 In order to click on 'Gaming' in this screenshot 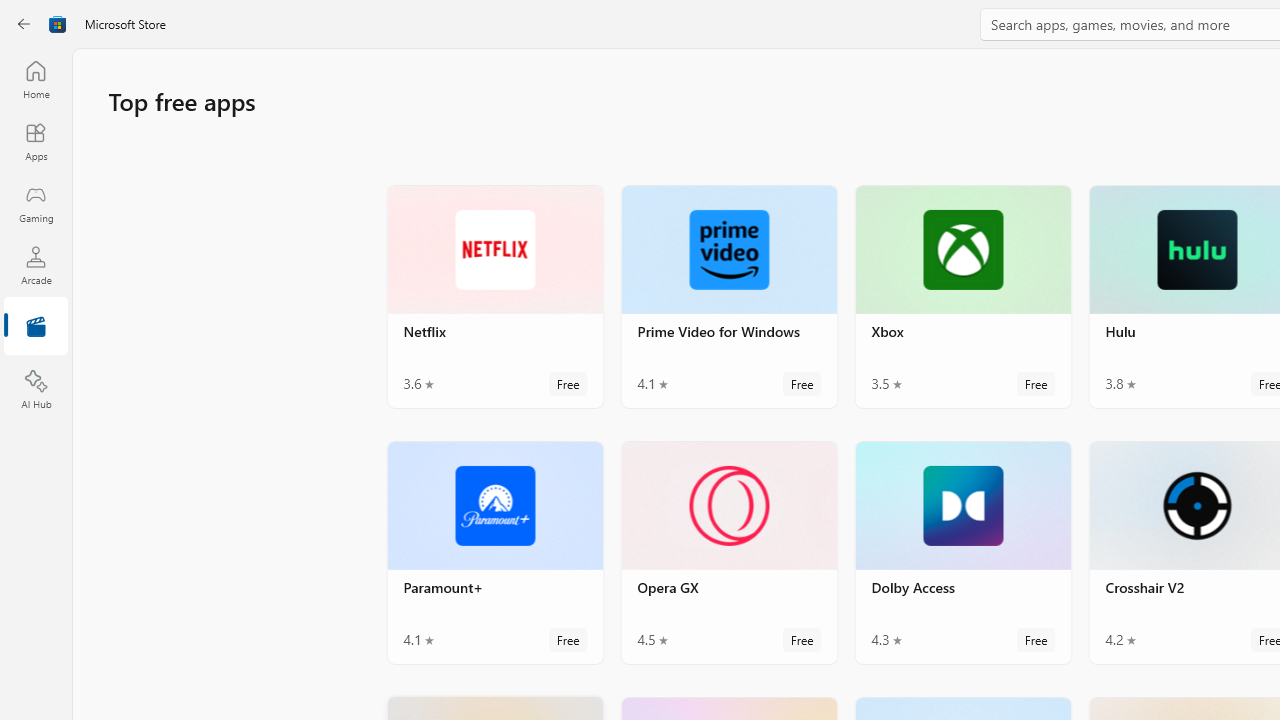, I will do `click(35, 203)`.